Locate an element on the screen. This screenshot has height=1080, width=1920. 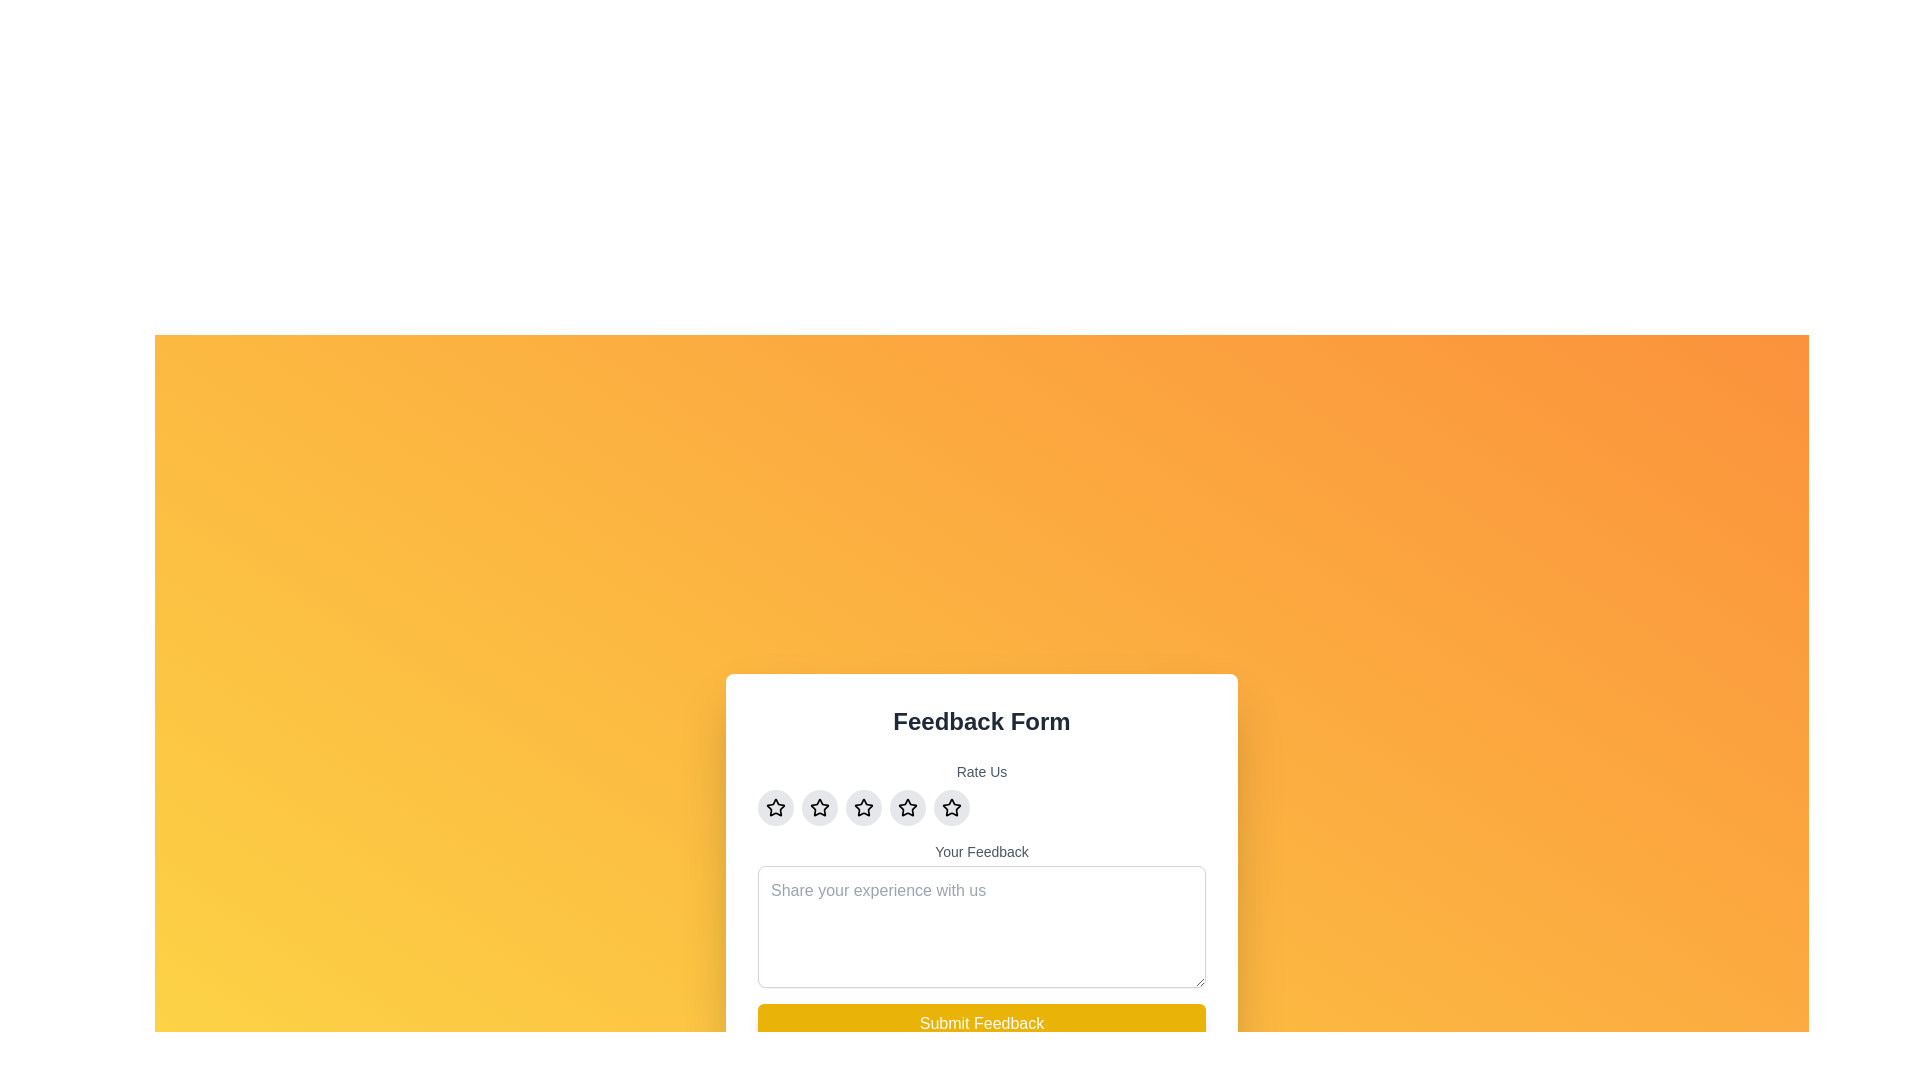
the star icon button is located at coordinates (820, 806).